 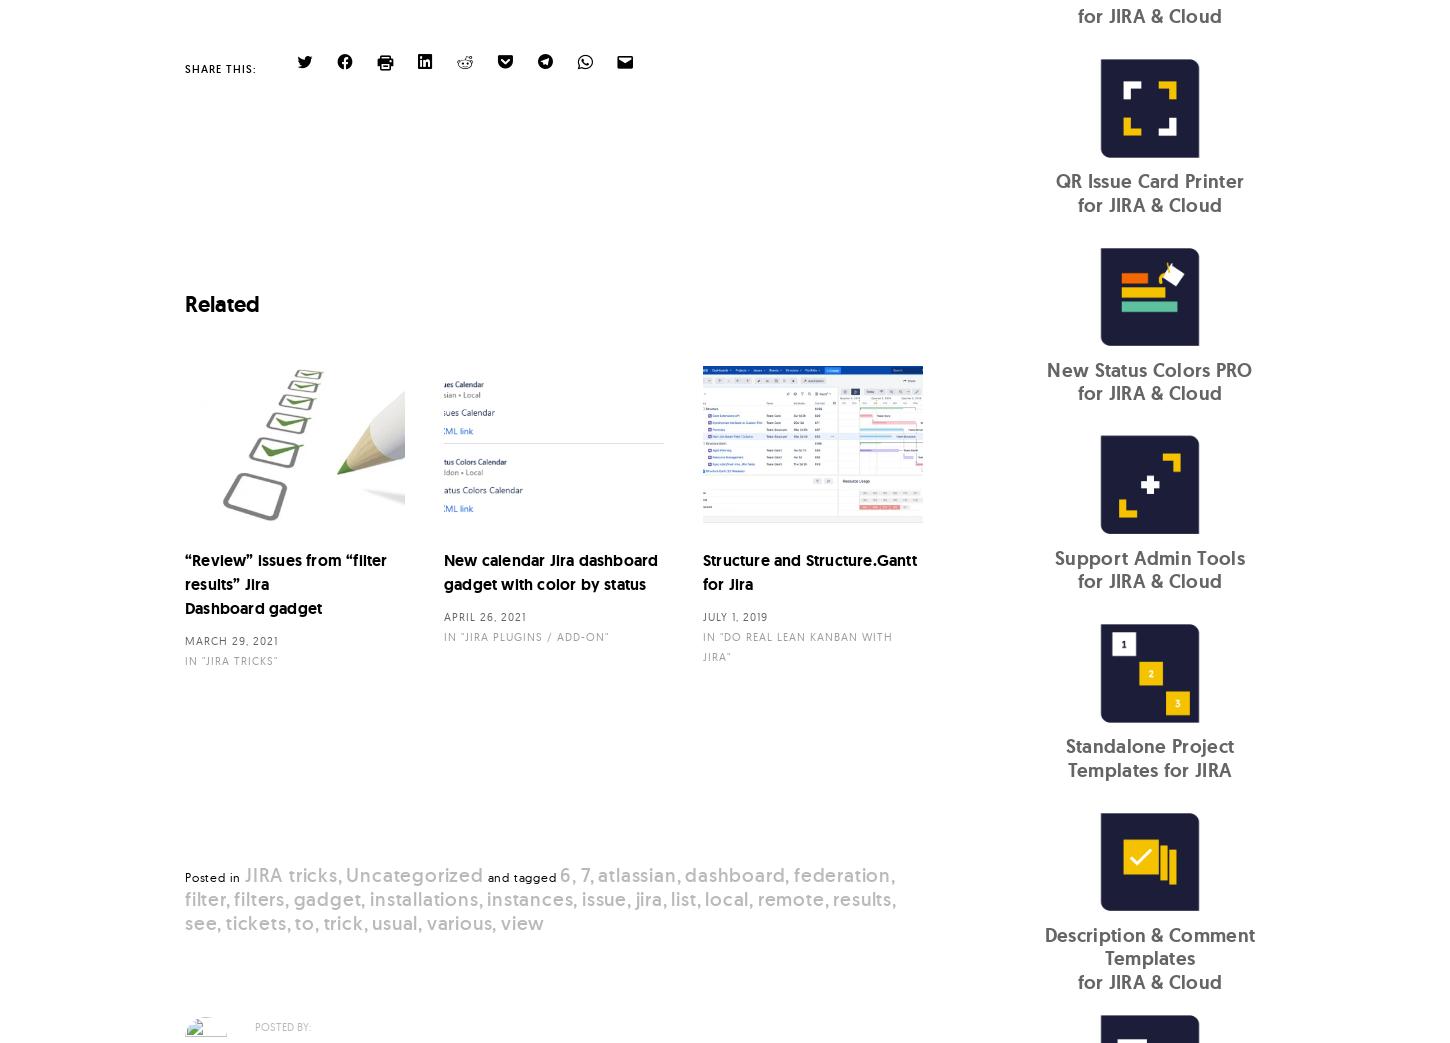 I want to click on 'trick', so click(x=343, y=921).